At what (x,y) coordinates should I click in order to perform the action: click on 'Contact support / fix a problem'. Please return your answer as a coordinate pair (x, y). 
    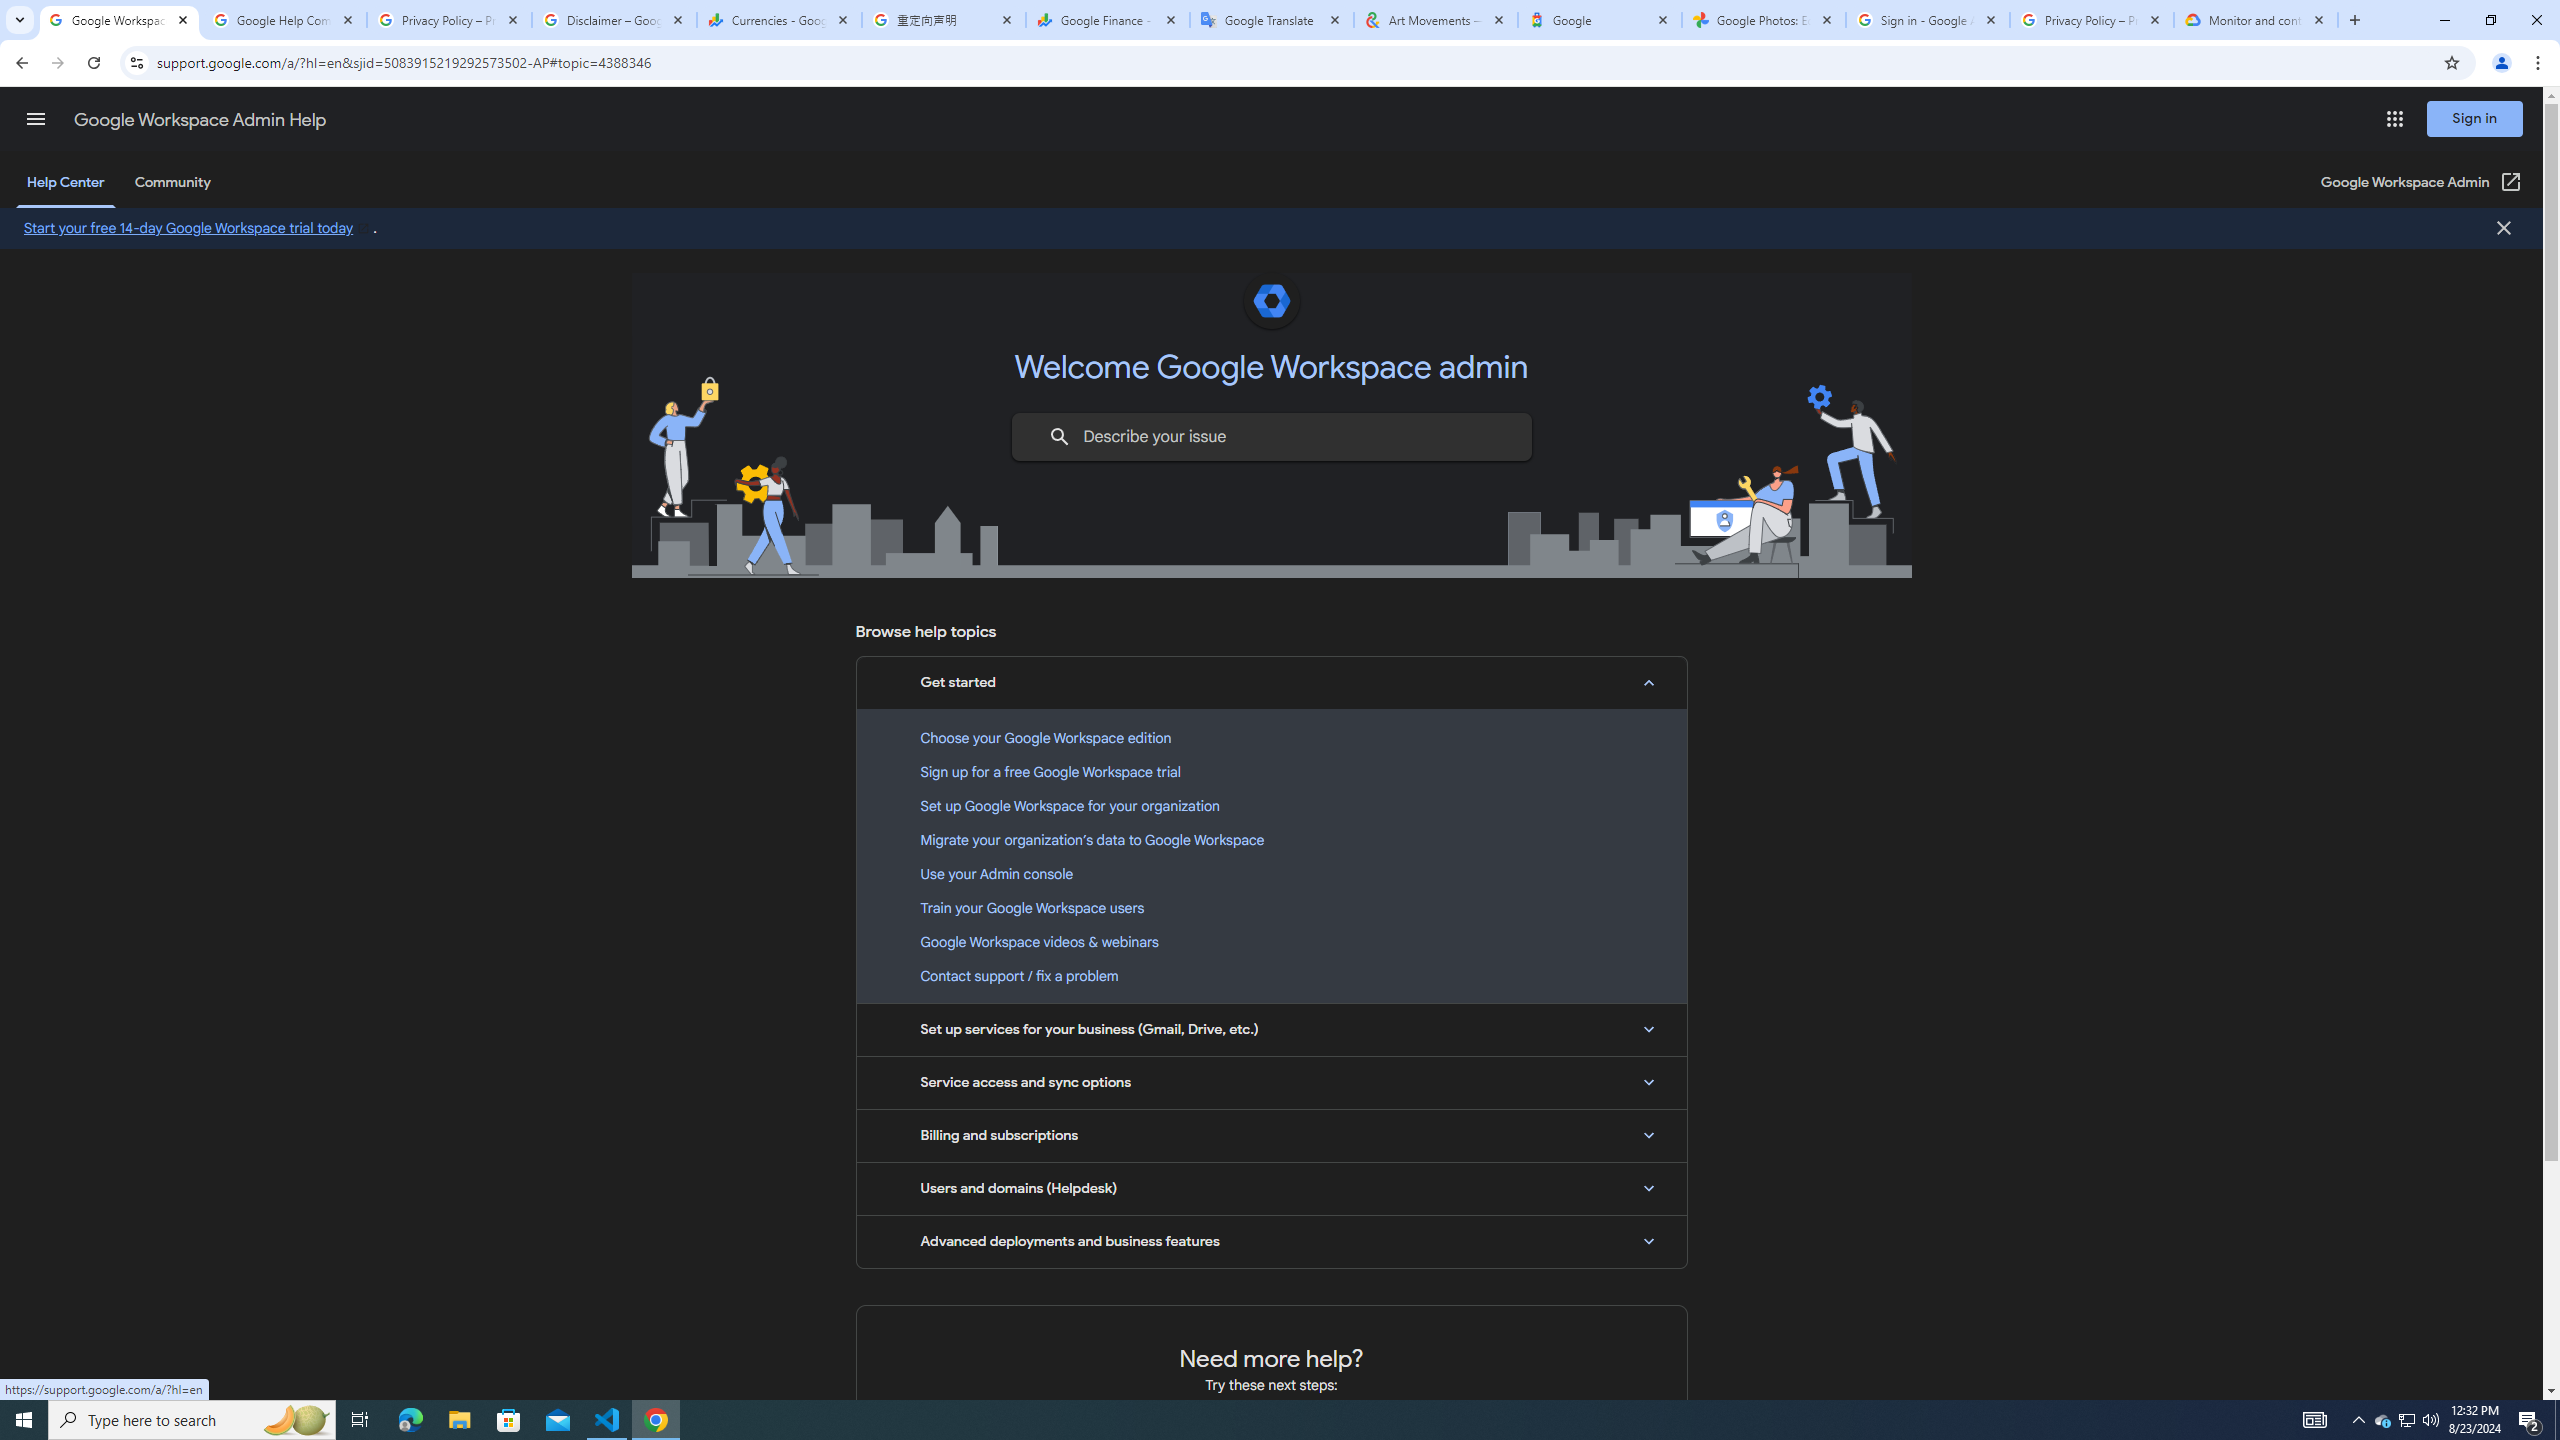
    Looking at the image, I should click on (1271, 976).